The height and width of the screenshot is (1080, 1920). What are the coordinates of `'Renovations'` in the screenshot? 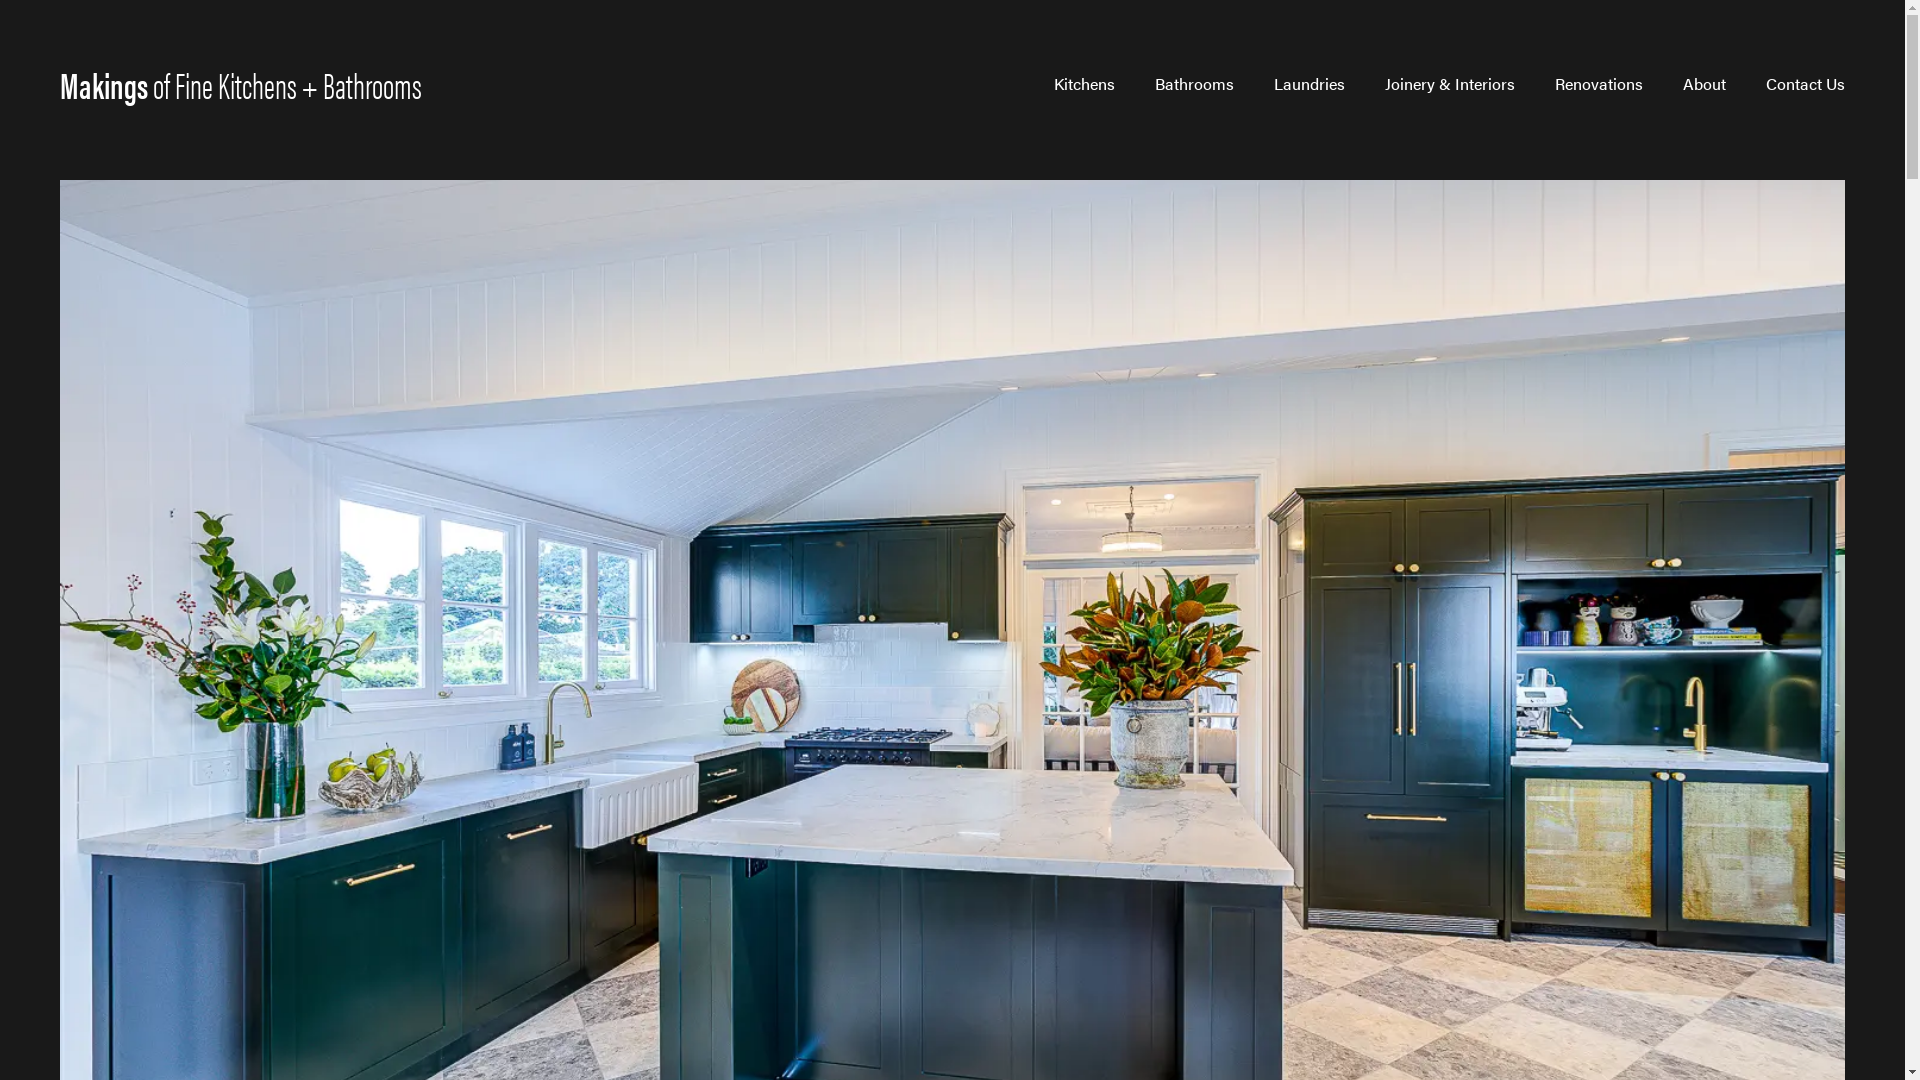 It's located at (1597, 83).